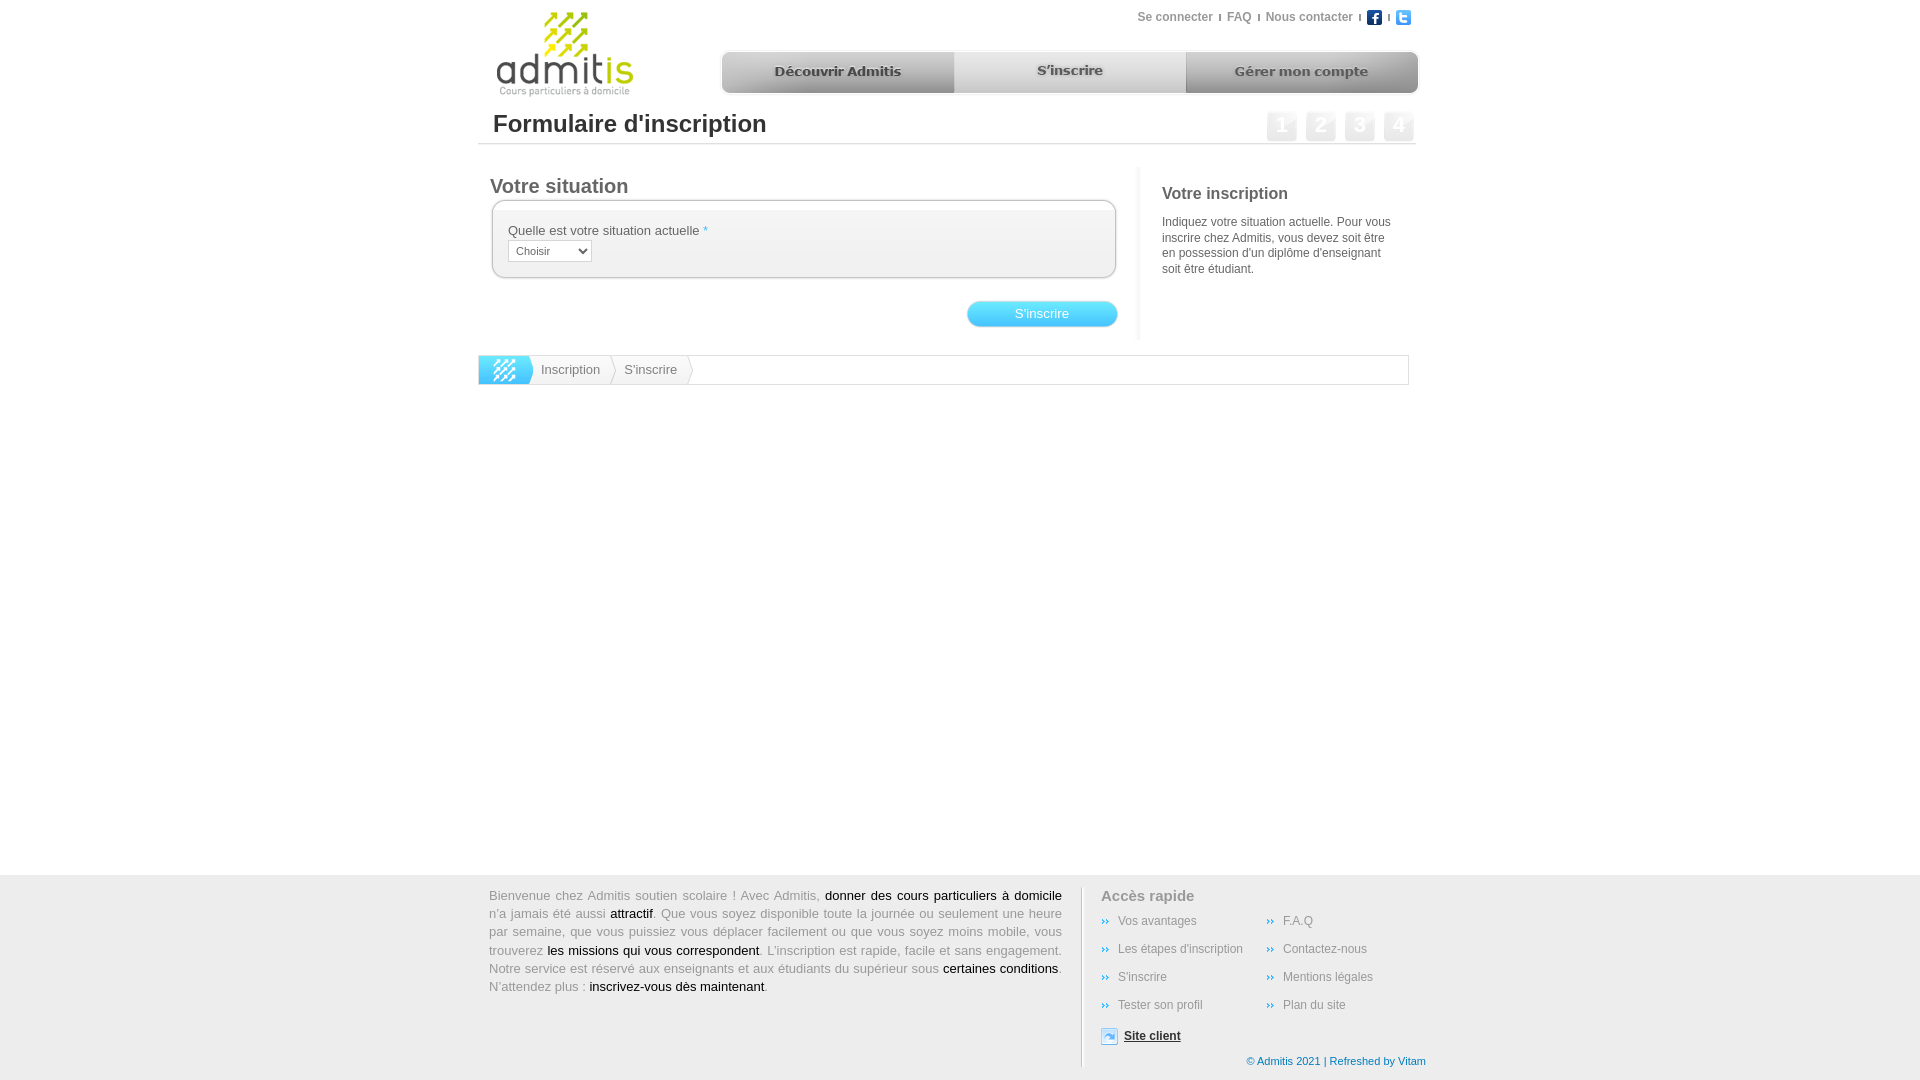 This screenshot has height=1080, width=1920. What do you see at coordinates (1162, 1035) in the screenshot?
I see `'Site client'` at bounding box center [1162, 1035].